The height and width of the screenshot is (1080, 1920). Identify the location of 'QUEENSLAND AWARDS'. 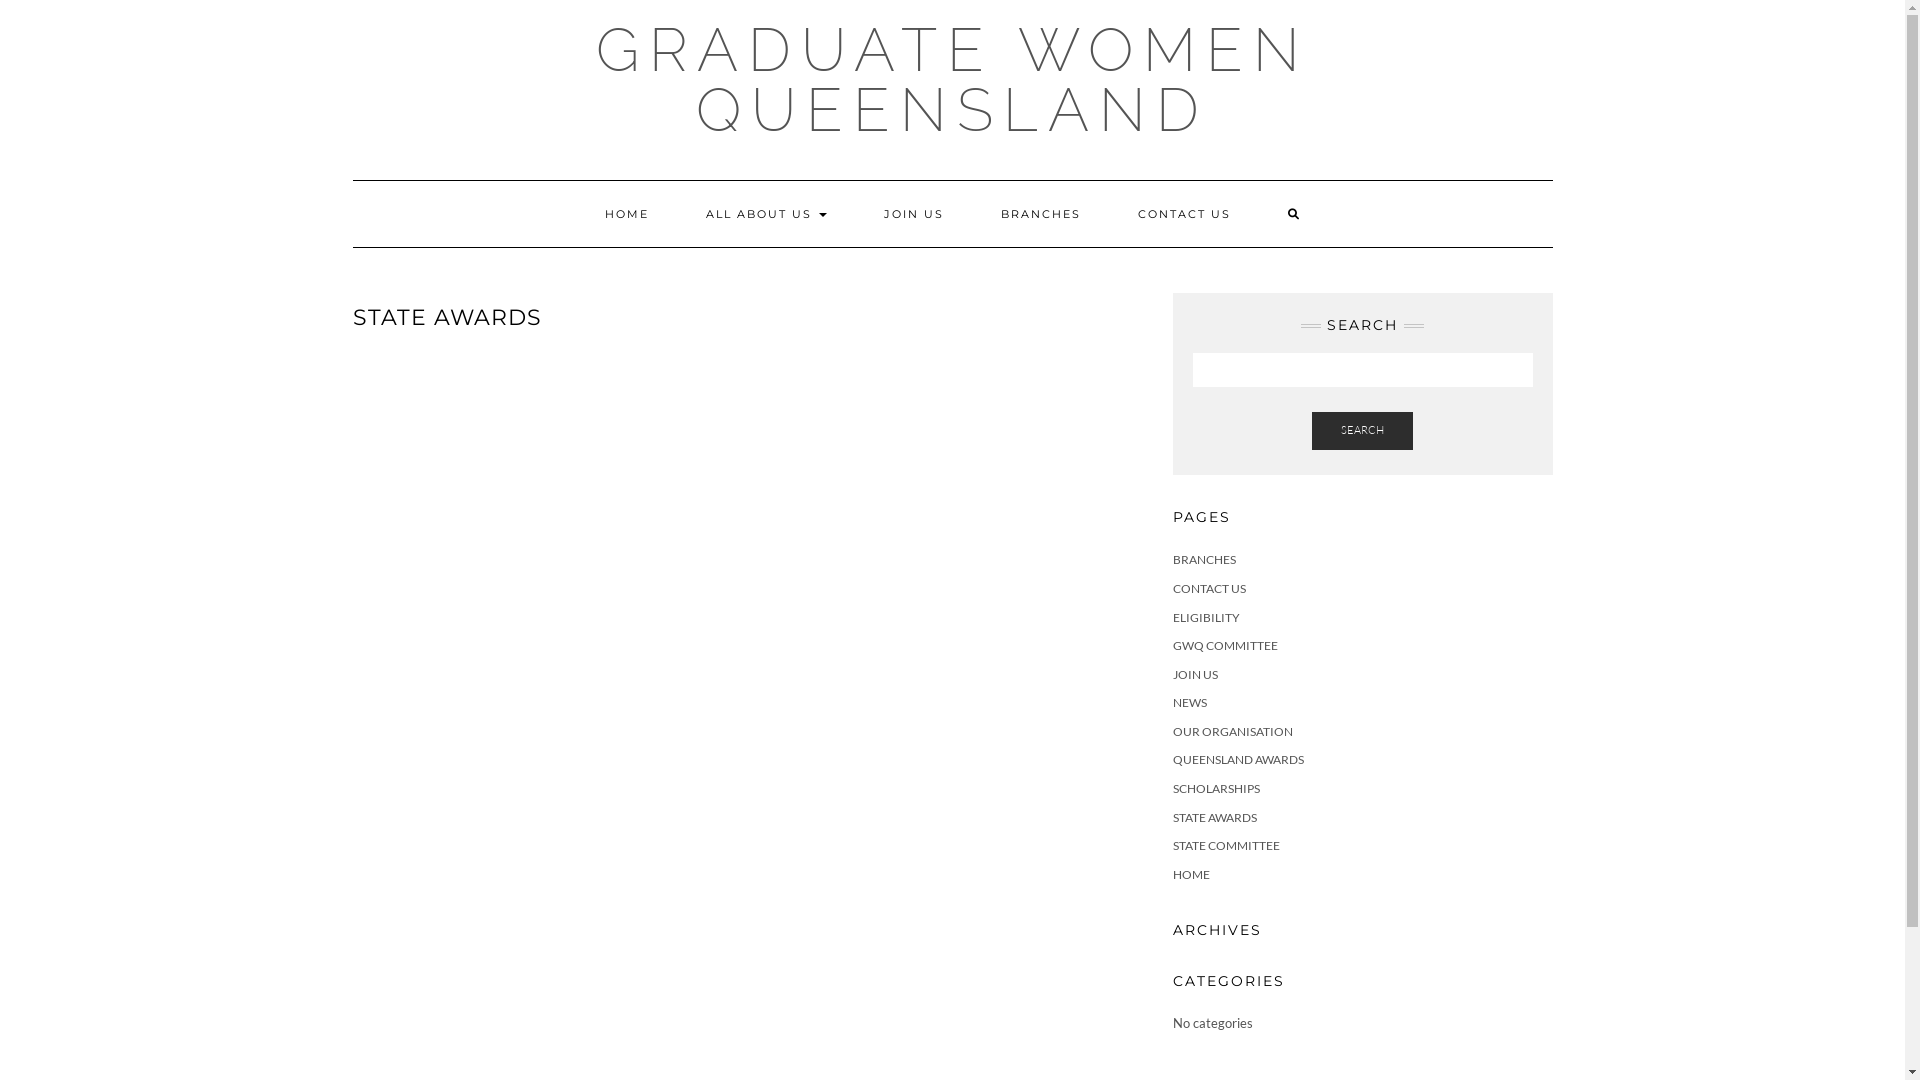
(1236, 759).